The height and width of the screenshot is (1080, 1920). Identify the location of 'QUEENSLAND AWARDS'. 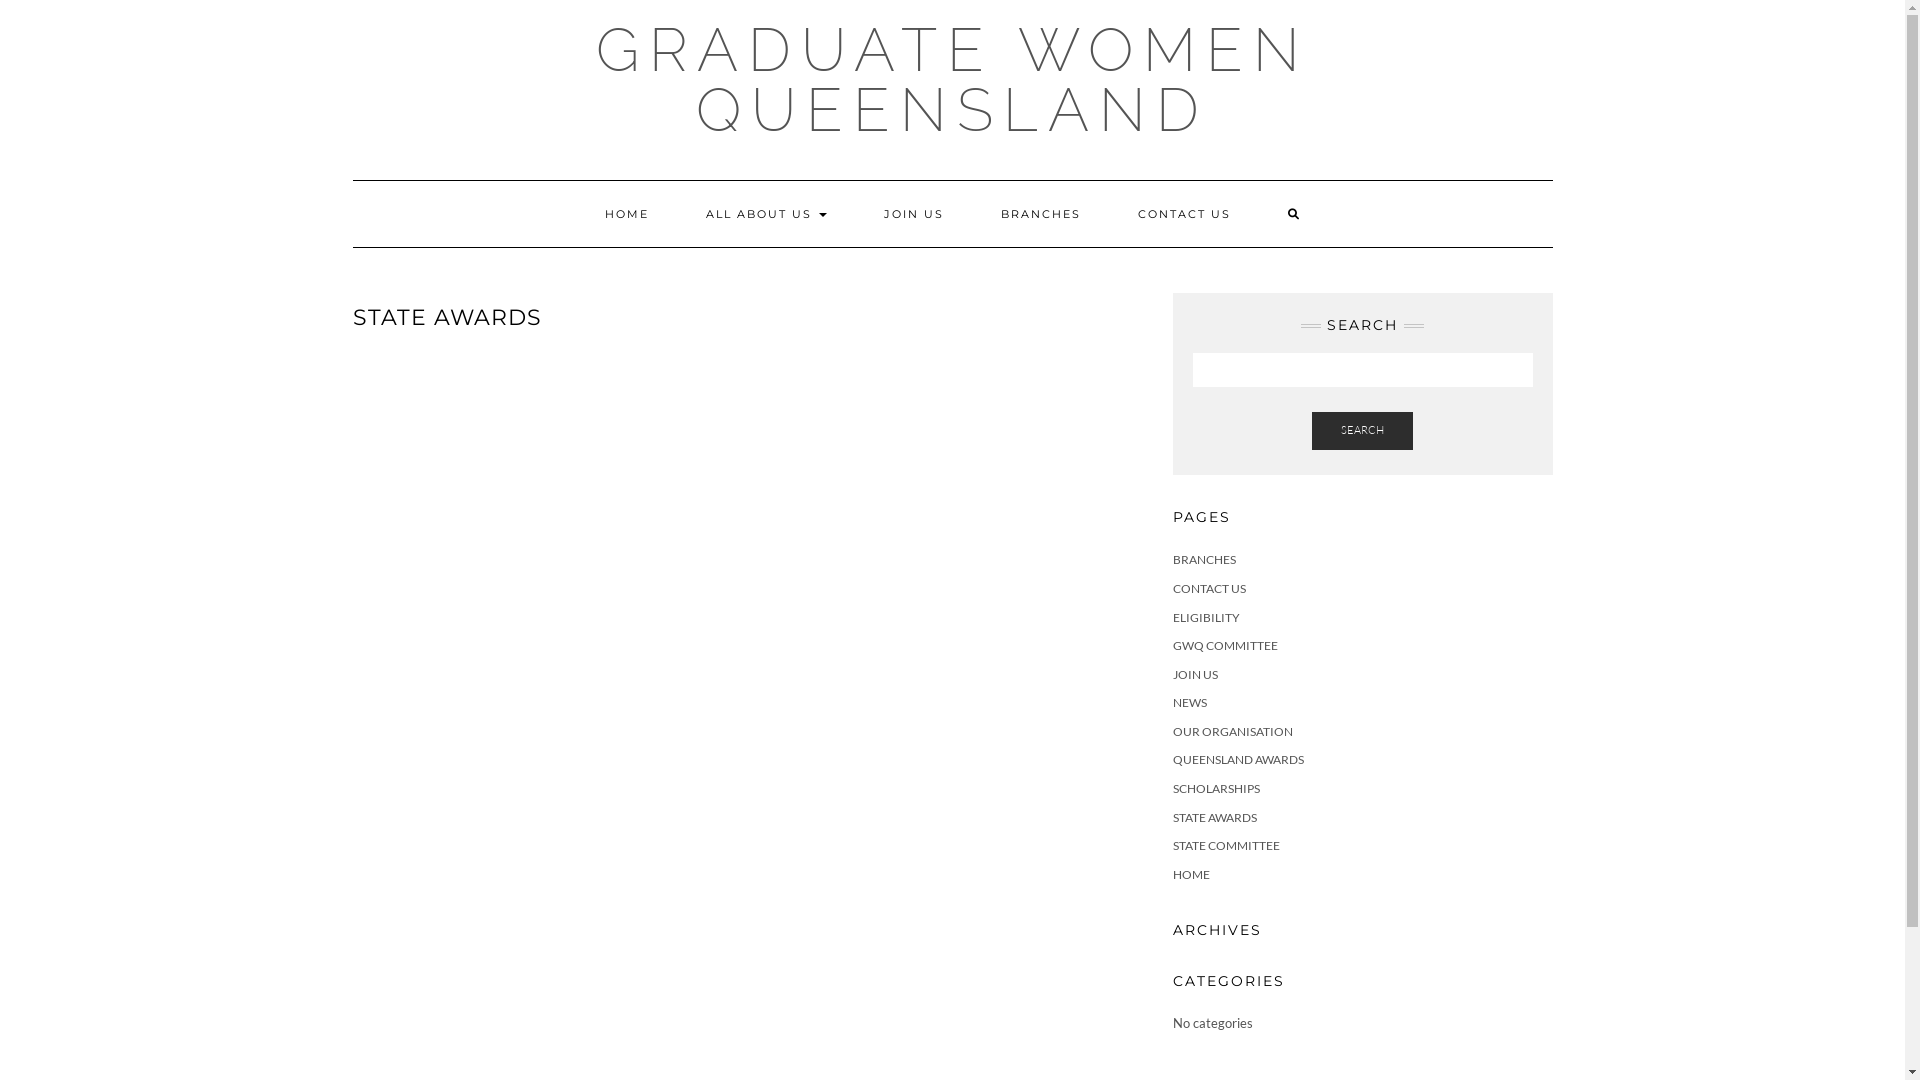
(1236, 759).